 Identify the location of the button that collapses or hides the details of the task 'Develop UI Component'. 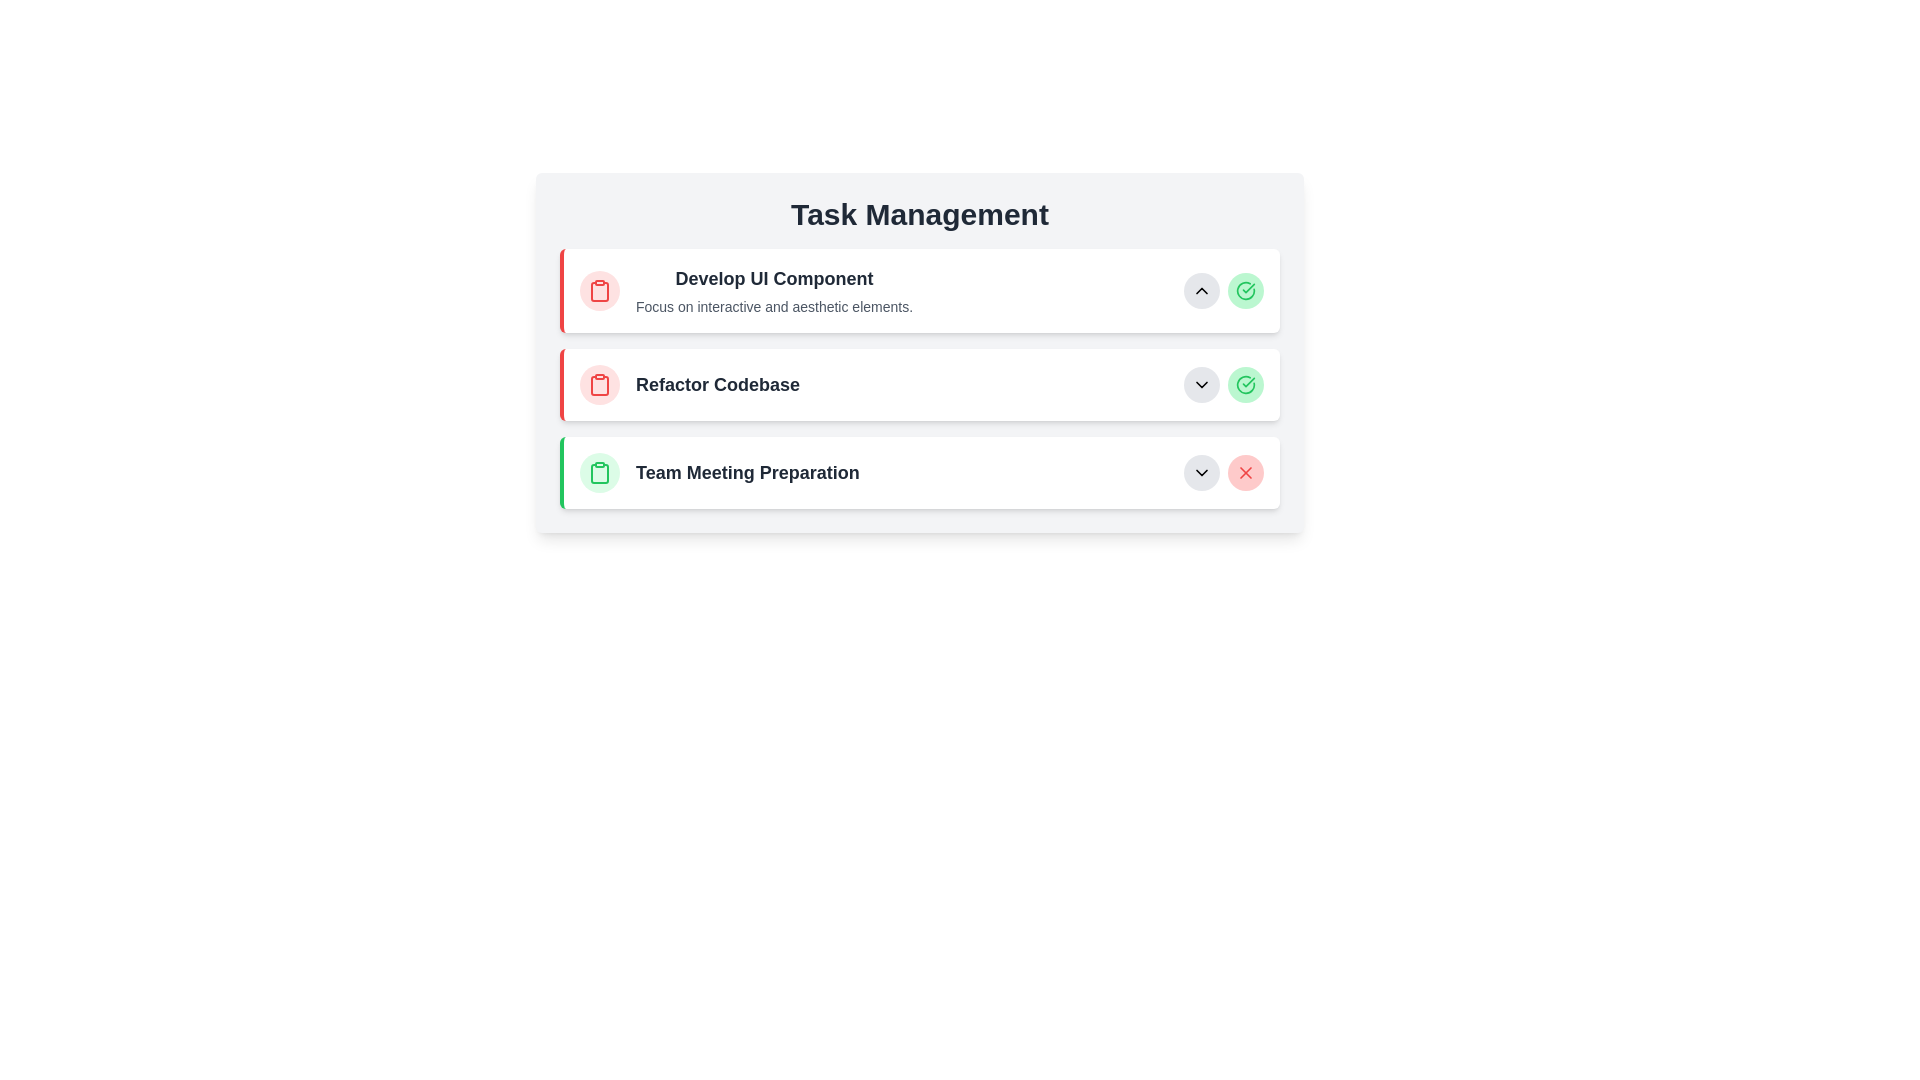
(1200, 290).